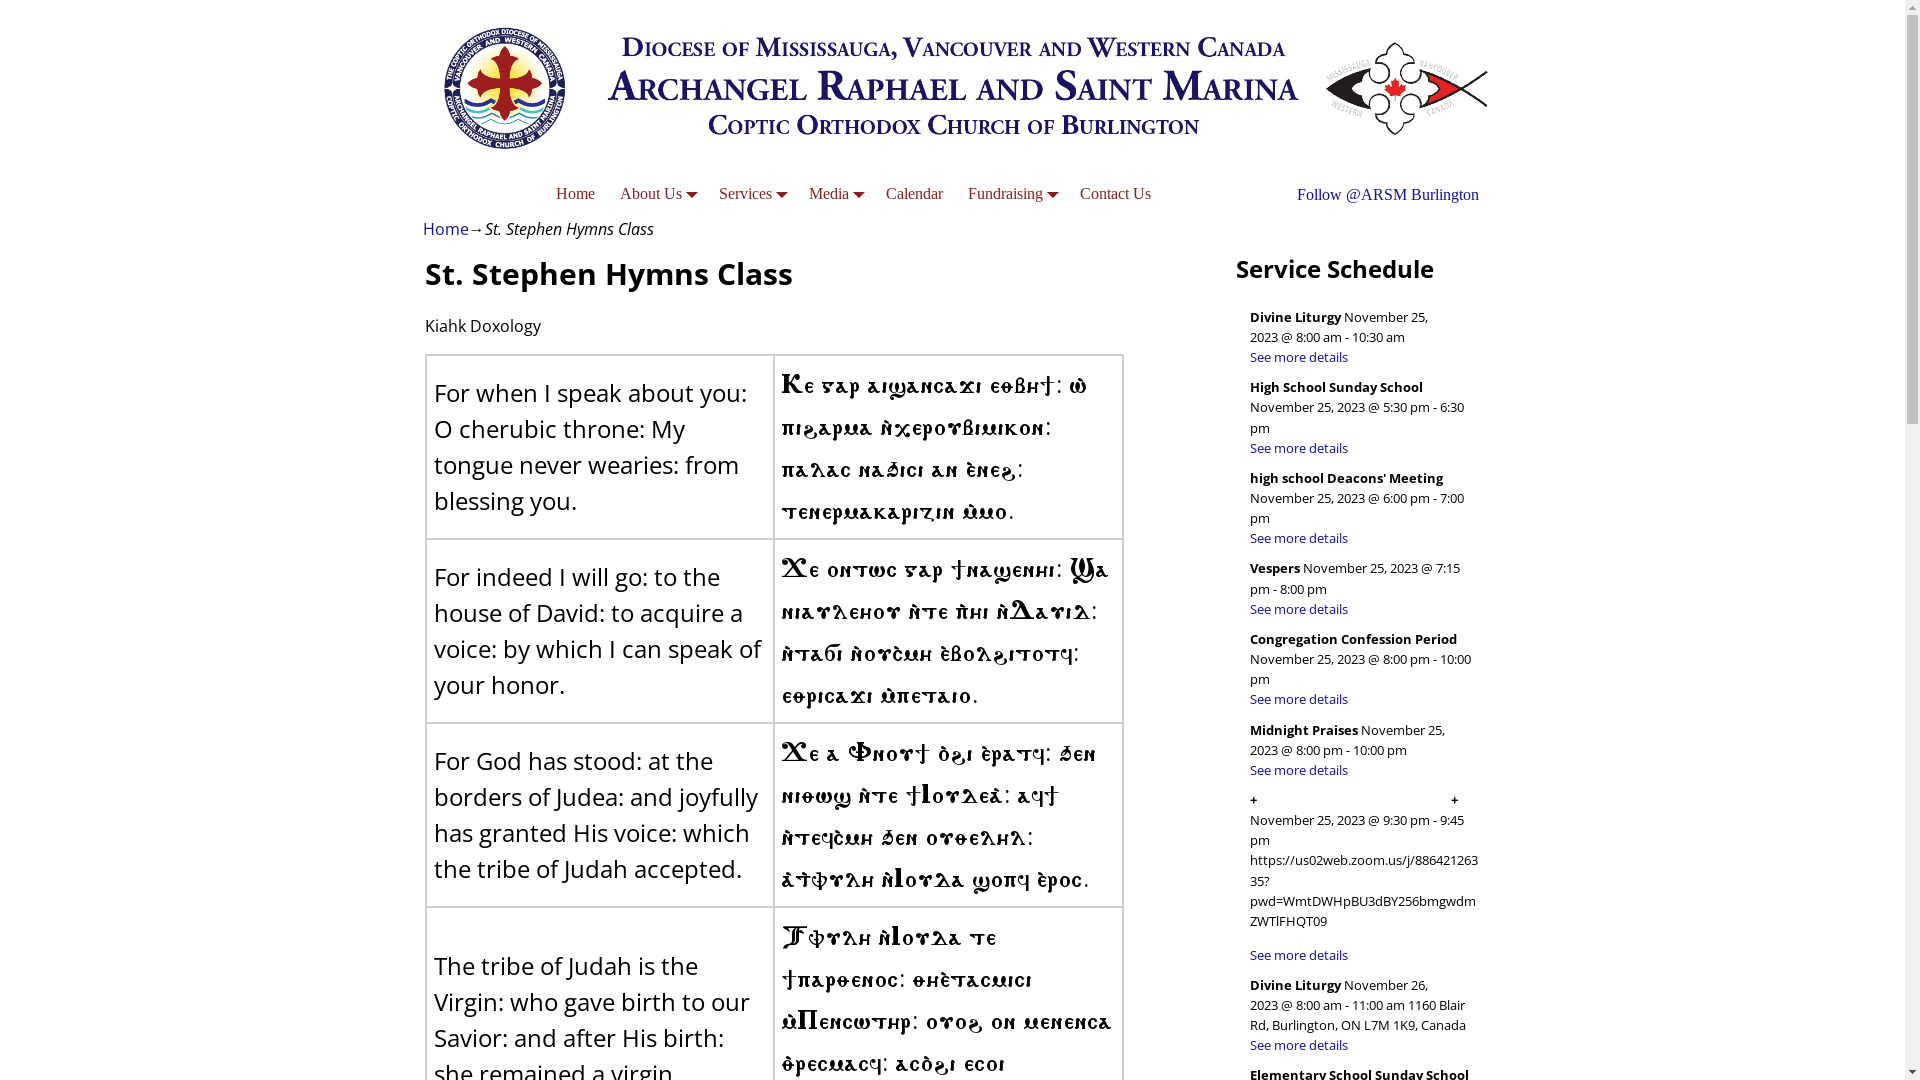 Image resolution: width=1920 pixels, height=1080 pixels. What do you see at coordinates (1012, 194) in the screenshot?
I see `'Fundraising'` at bounding box center [1012, 194].